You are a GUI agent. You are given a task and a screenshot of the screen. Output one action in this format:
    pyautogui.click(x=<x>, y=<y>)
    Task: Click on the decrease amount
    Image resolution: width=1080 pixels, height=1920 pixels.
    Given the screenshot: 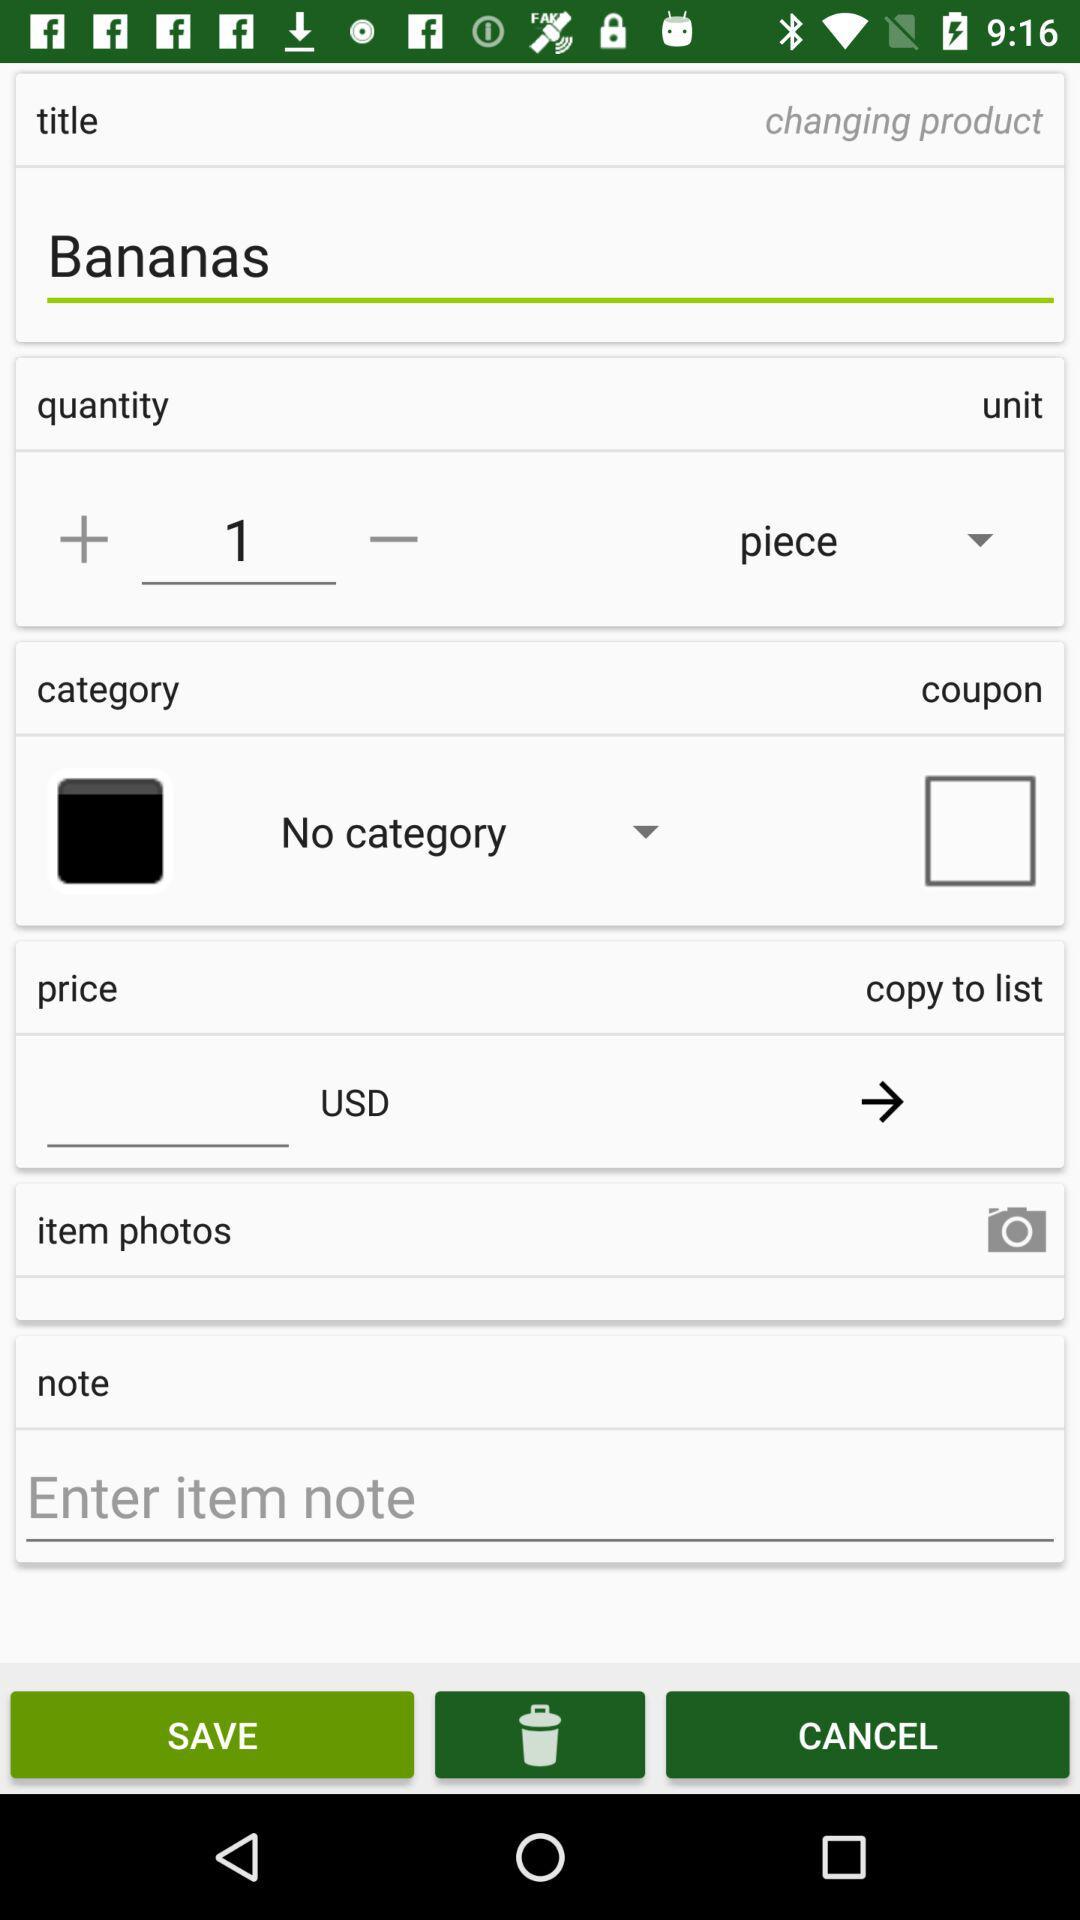 What is the action you would take?
    pyautogui.click(x=393, y=539)
    